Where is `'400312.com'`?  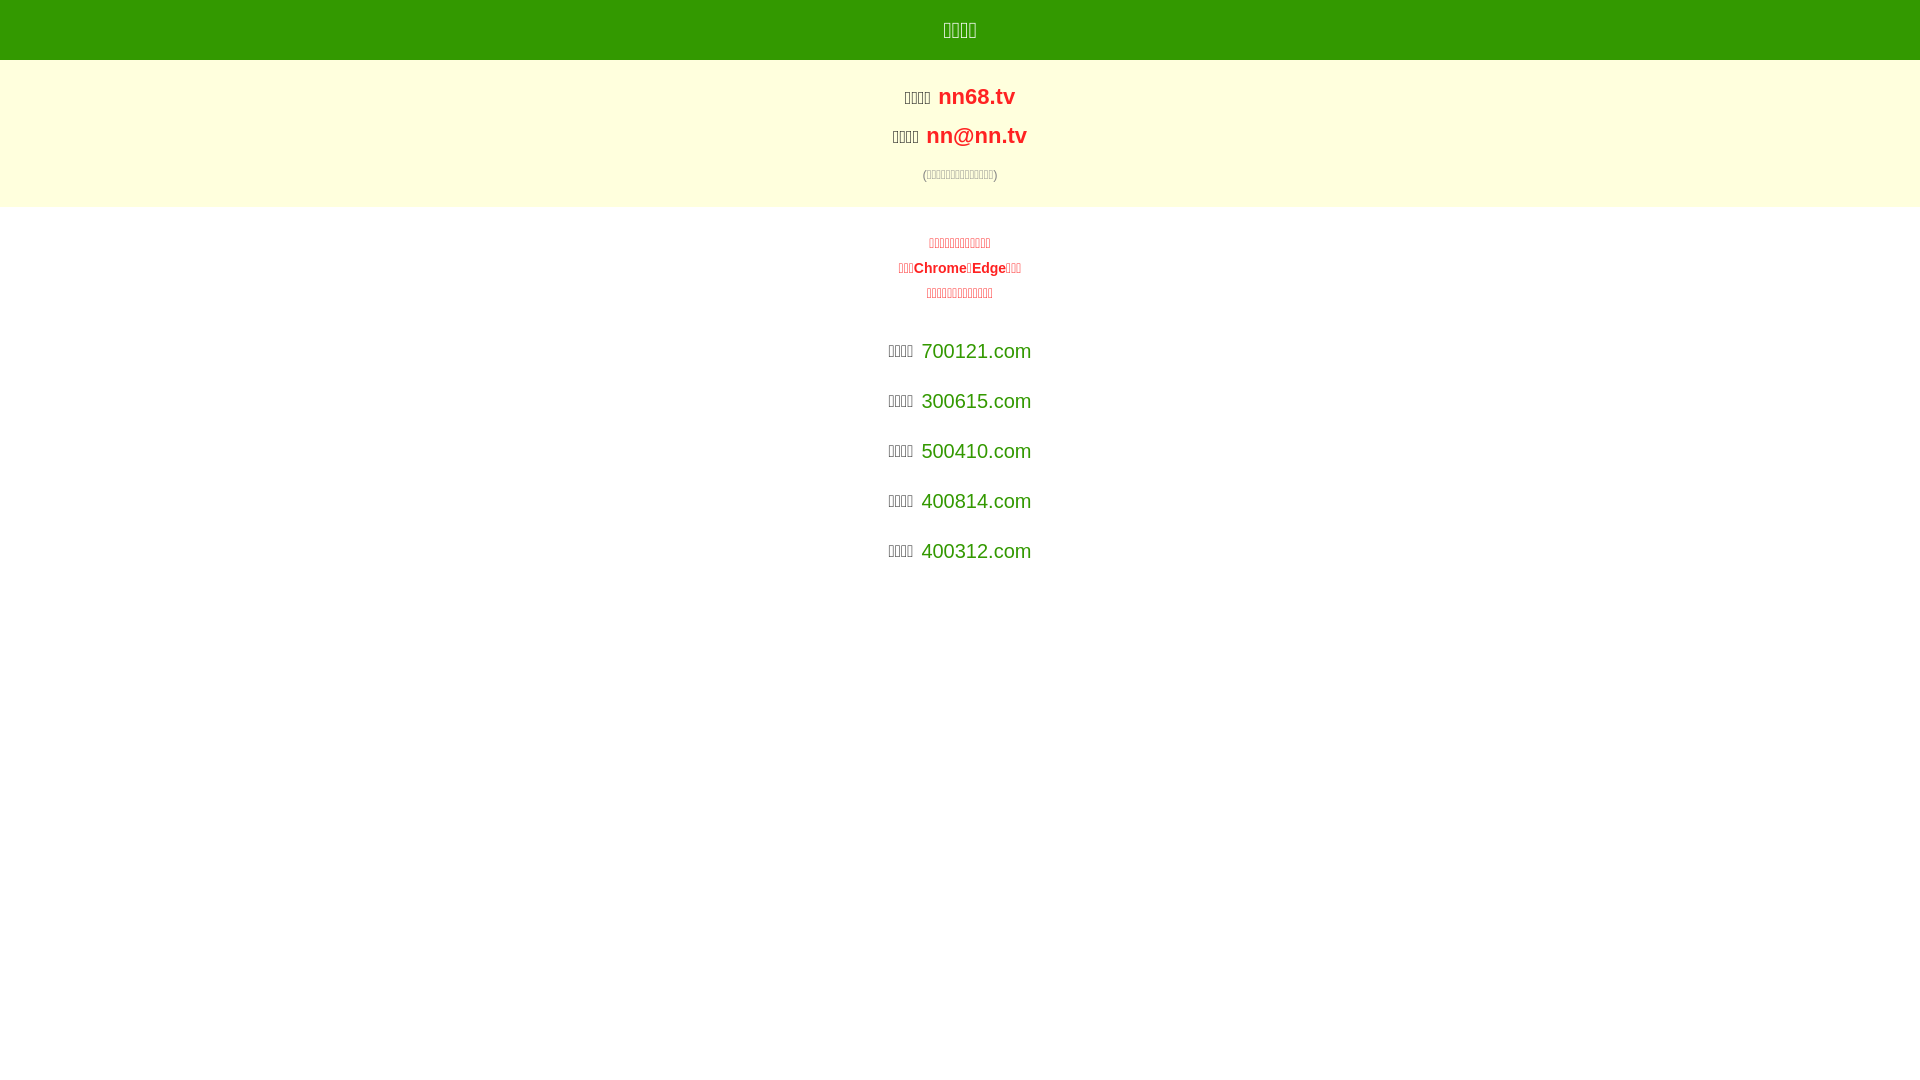
'400312.com' is located at coordinates (975, 551).